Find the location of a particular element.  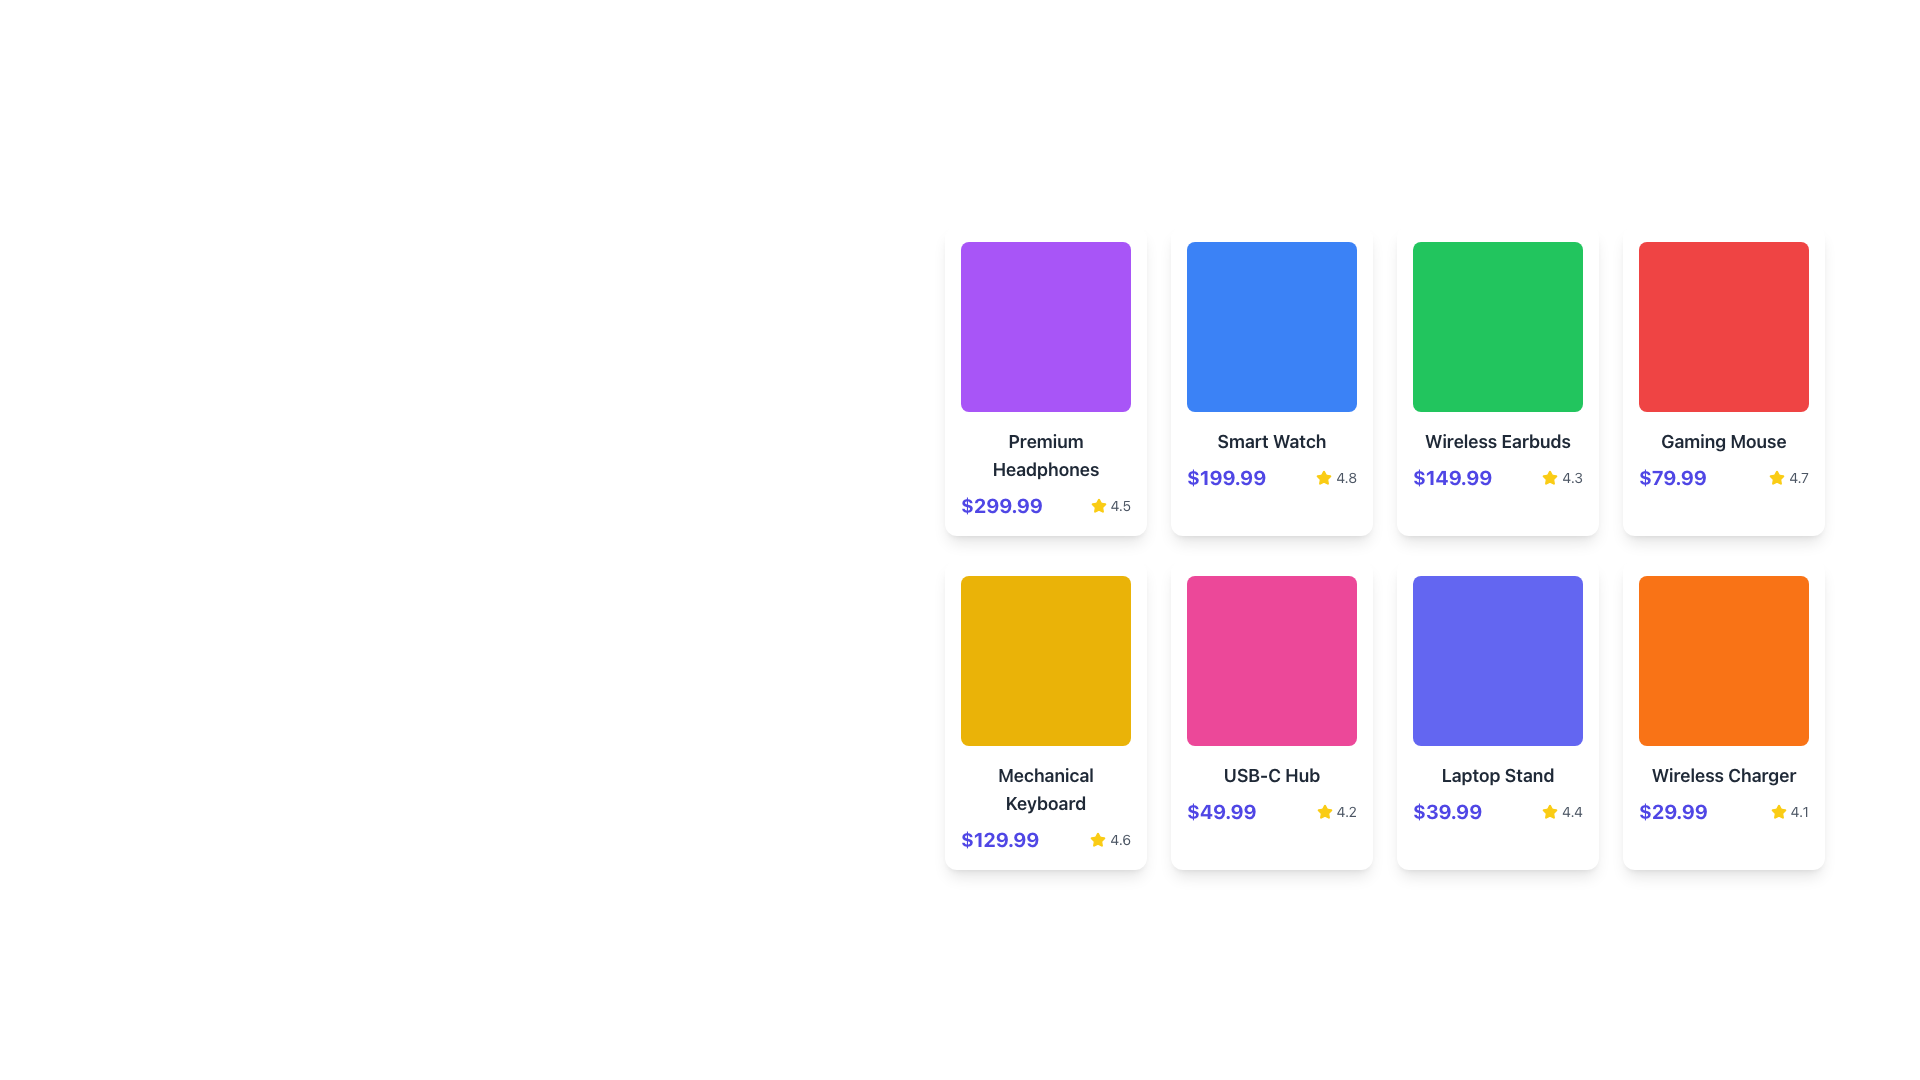

the price and rating element located at the bottom right corner of the 'Premium Headphones' product card, which displays the product's price and user rating is located at coordinates (1045, 504).